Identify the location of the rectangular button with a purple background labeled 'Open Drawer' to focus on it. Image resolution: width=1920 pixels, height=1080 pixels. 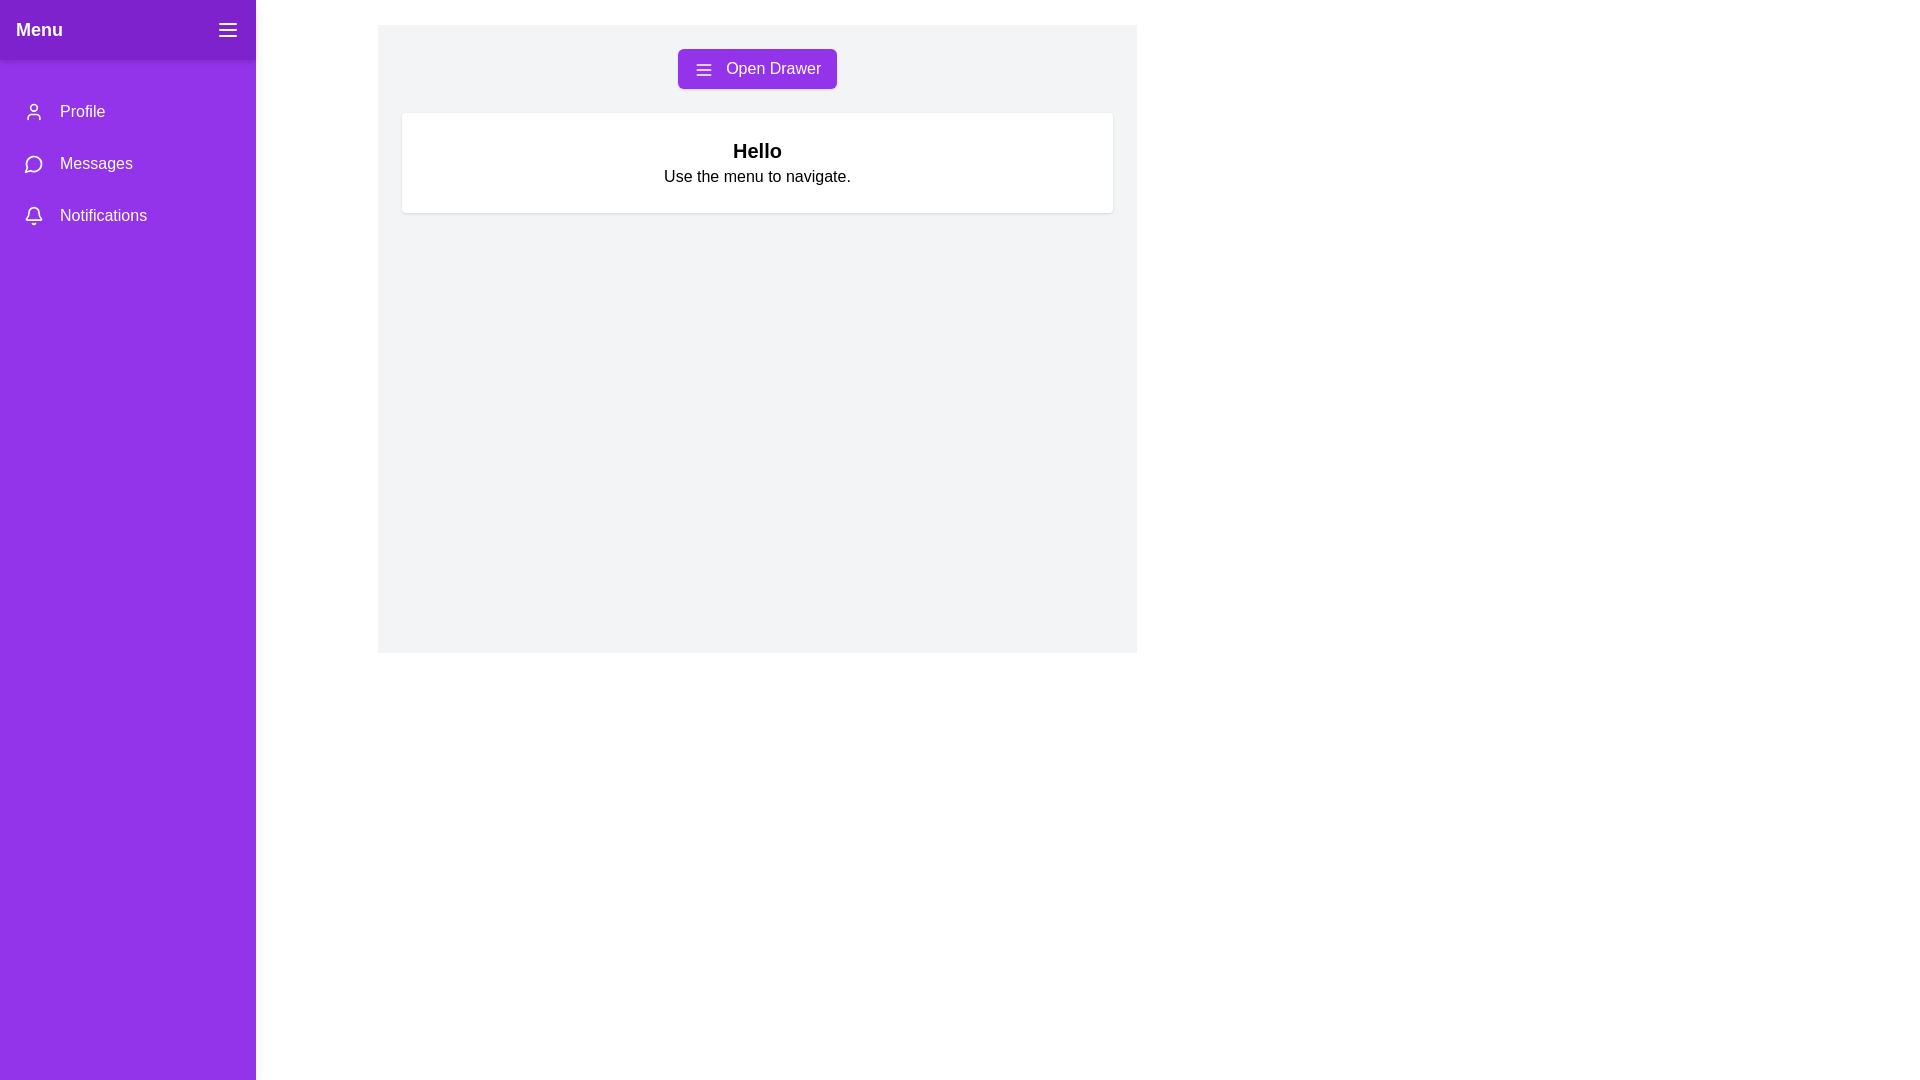
(756, 68).